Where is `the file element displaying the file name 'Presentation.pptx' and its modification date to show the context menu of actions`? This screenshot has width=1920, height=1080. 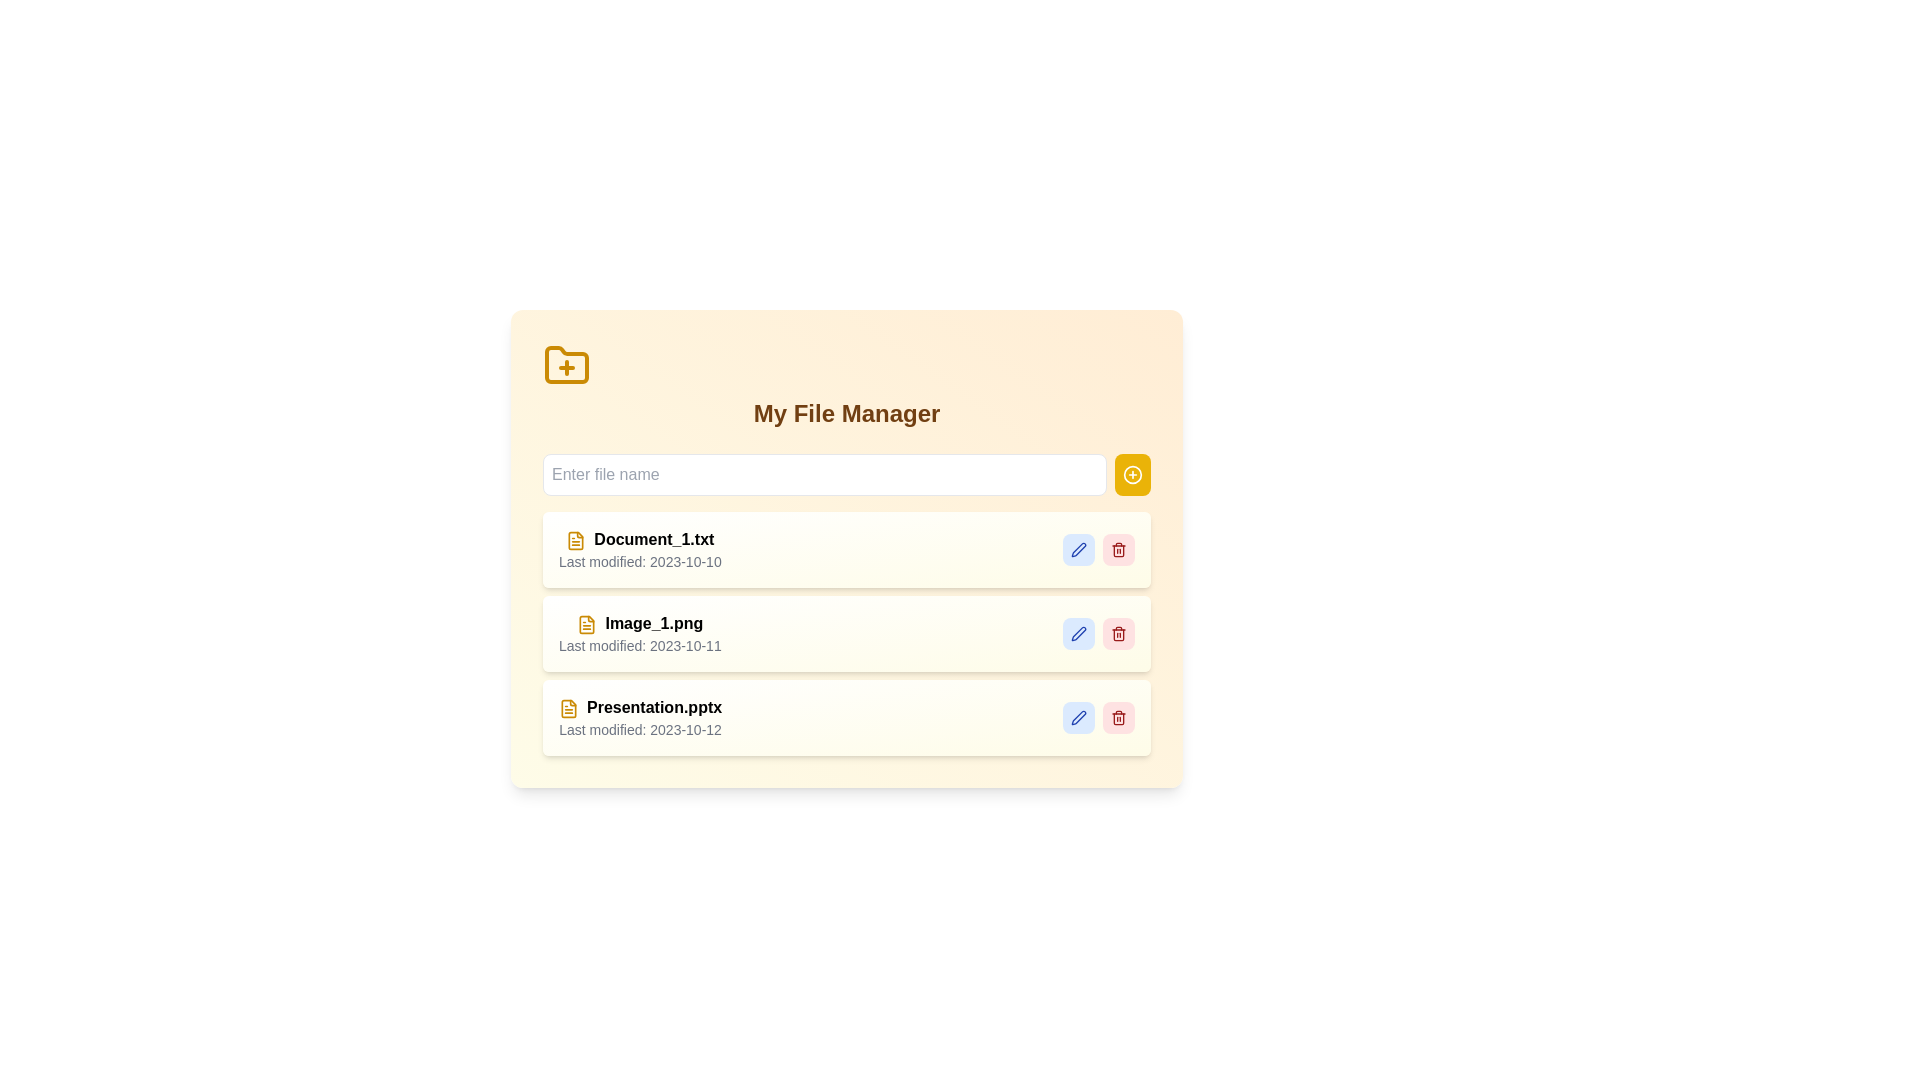 the file element displaying the file name 'Presentation.pptx' and its modification date to show the context menu of actions is located at coordinates (638, 716).